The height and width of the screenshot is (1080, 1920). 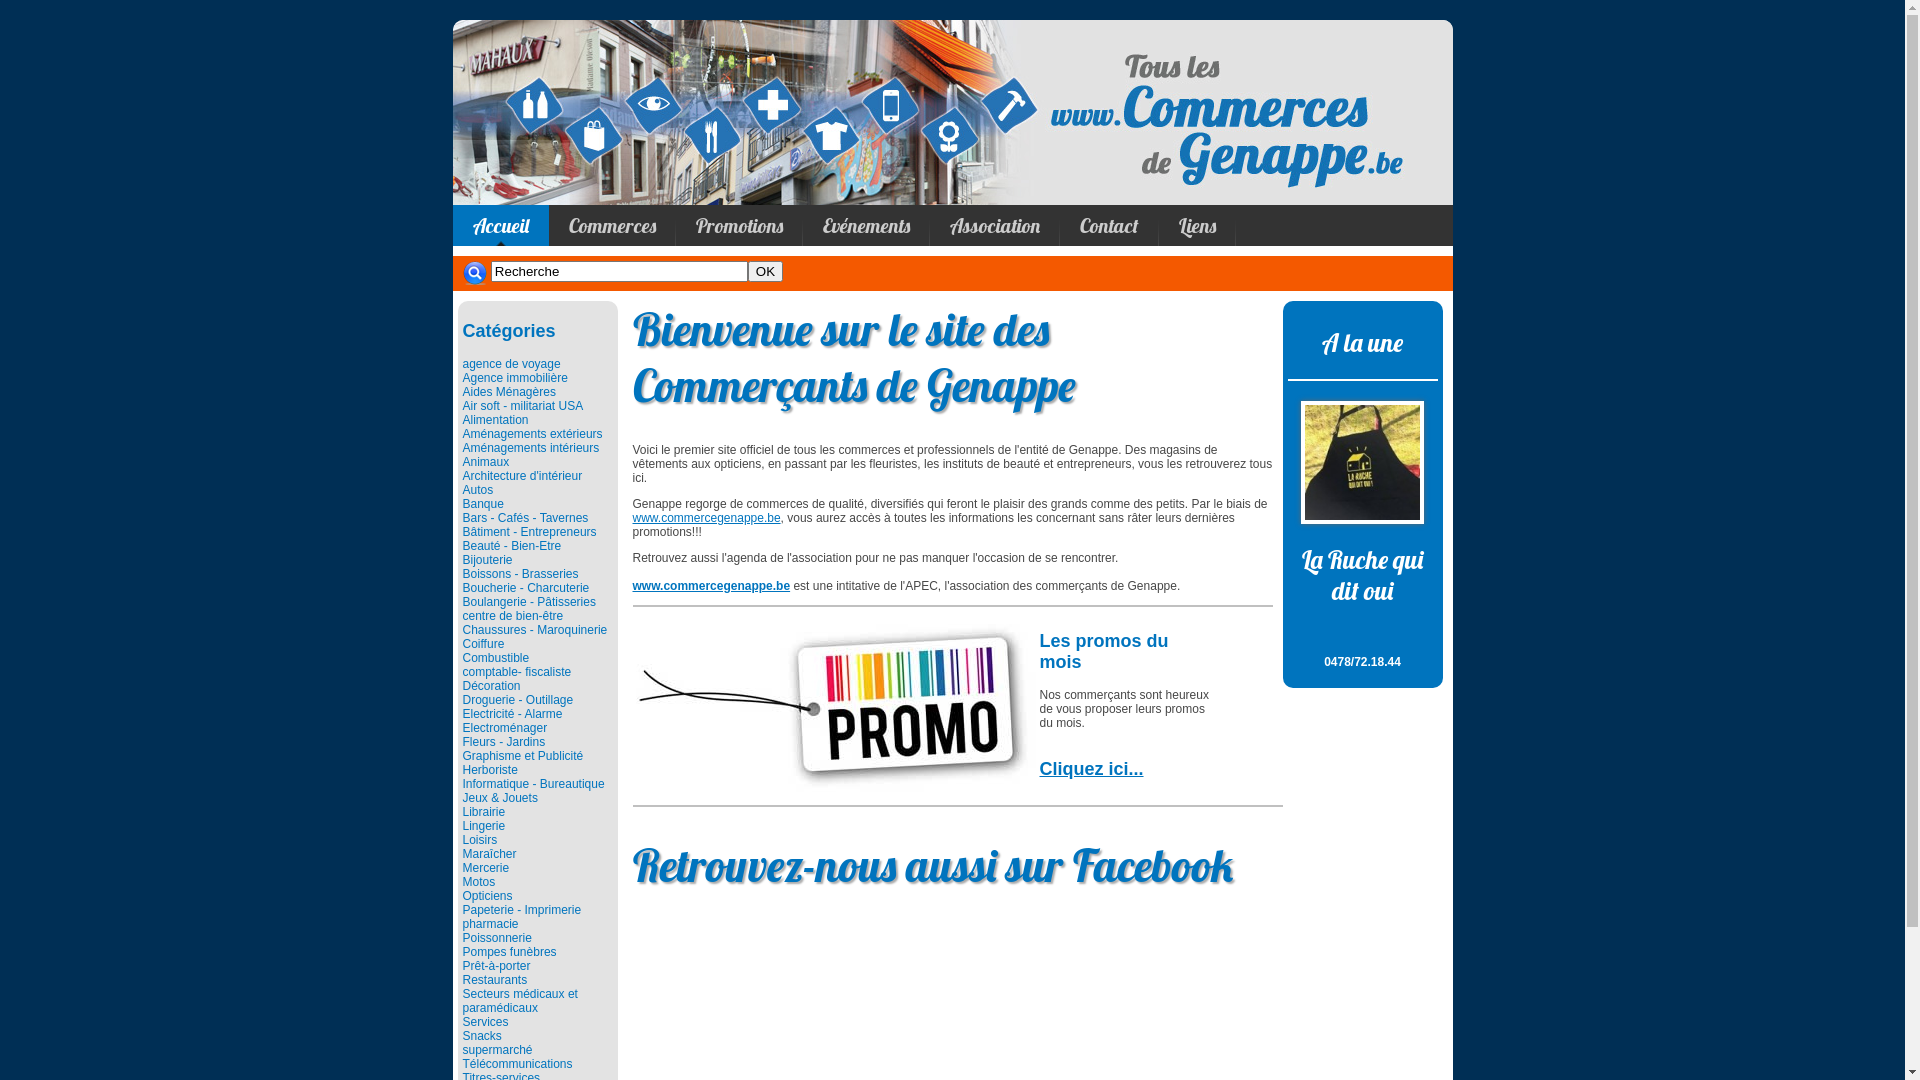 I want to click on 'www.commercegenappe.be', so click(x=705, y=516).